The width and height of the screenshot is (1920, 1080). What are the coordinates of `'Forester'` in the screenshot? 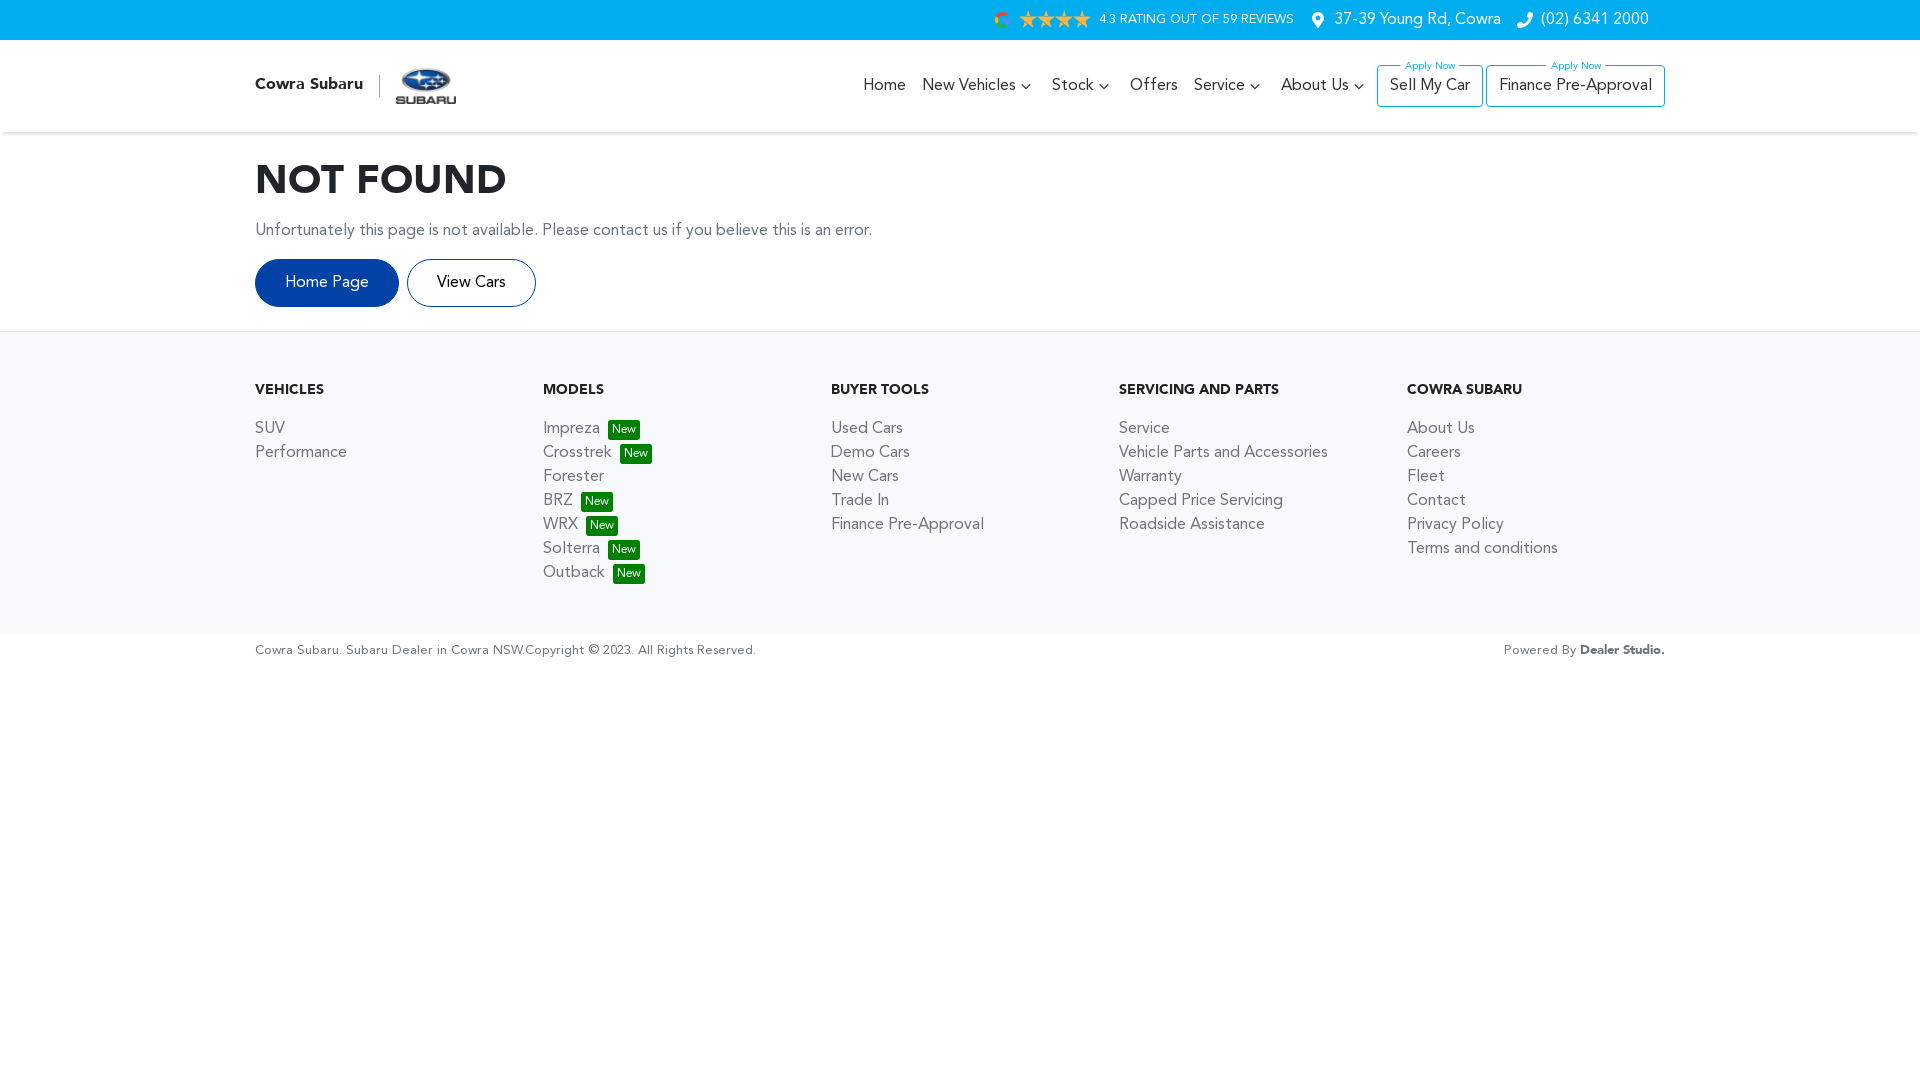 It's located at (572, 477).